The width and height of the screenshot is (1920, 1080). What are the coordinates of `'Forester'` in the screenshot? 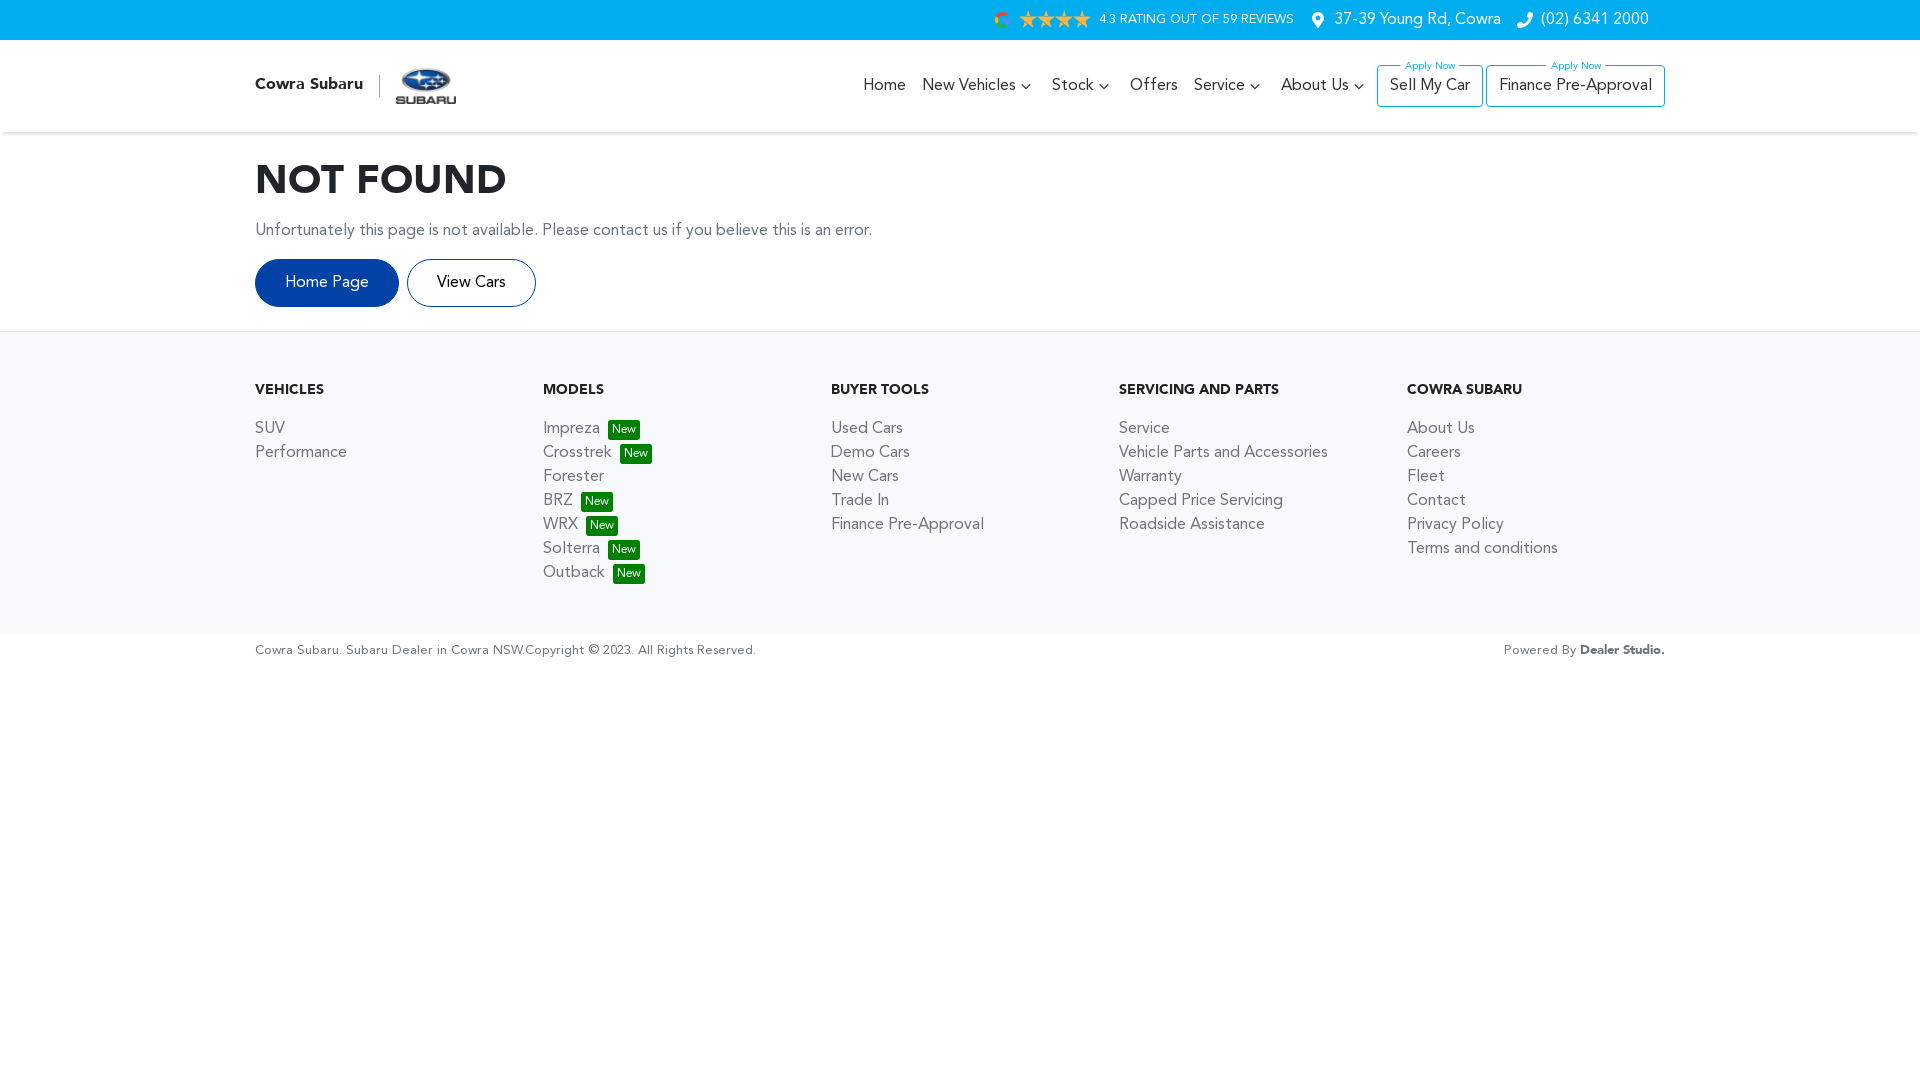 It's located at (572, 477).